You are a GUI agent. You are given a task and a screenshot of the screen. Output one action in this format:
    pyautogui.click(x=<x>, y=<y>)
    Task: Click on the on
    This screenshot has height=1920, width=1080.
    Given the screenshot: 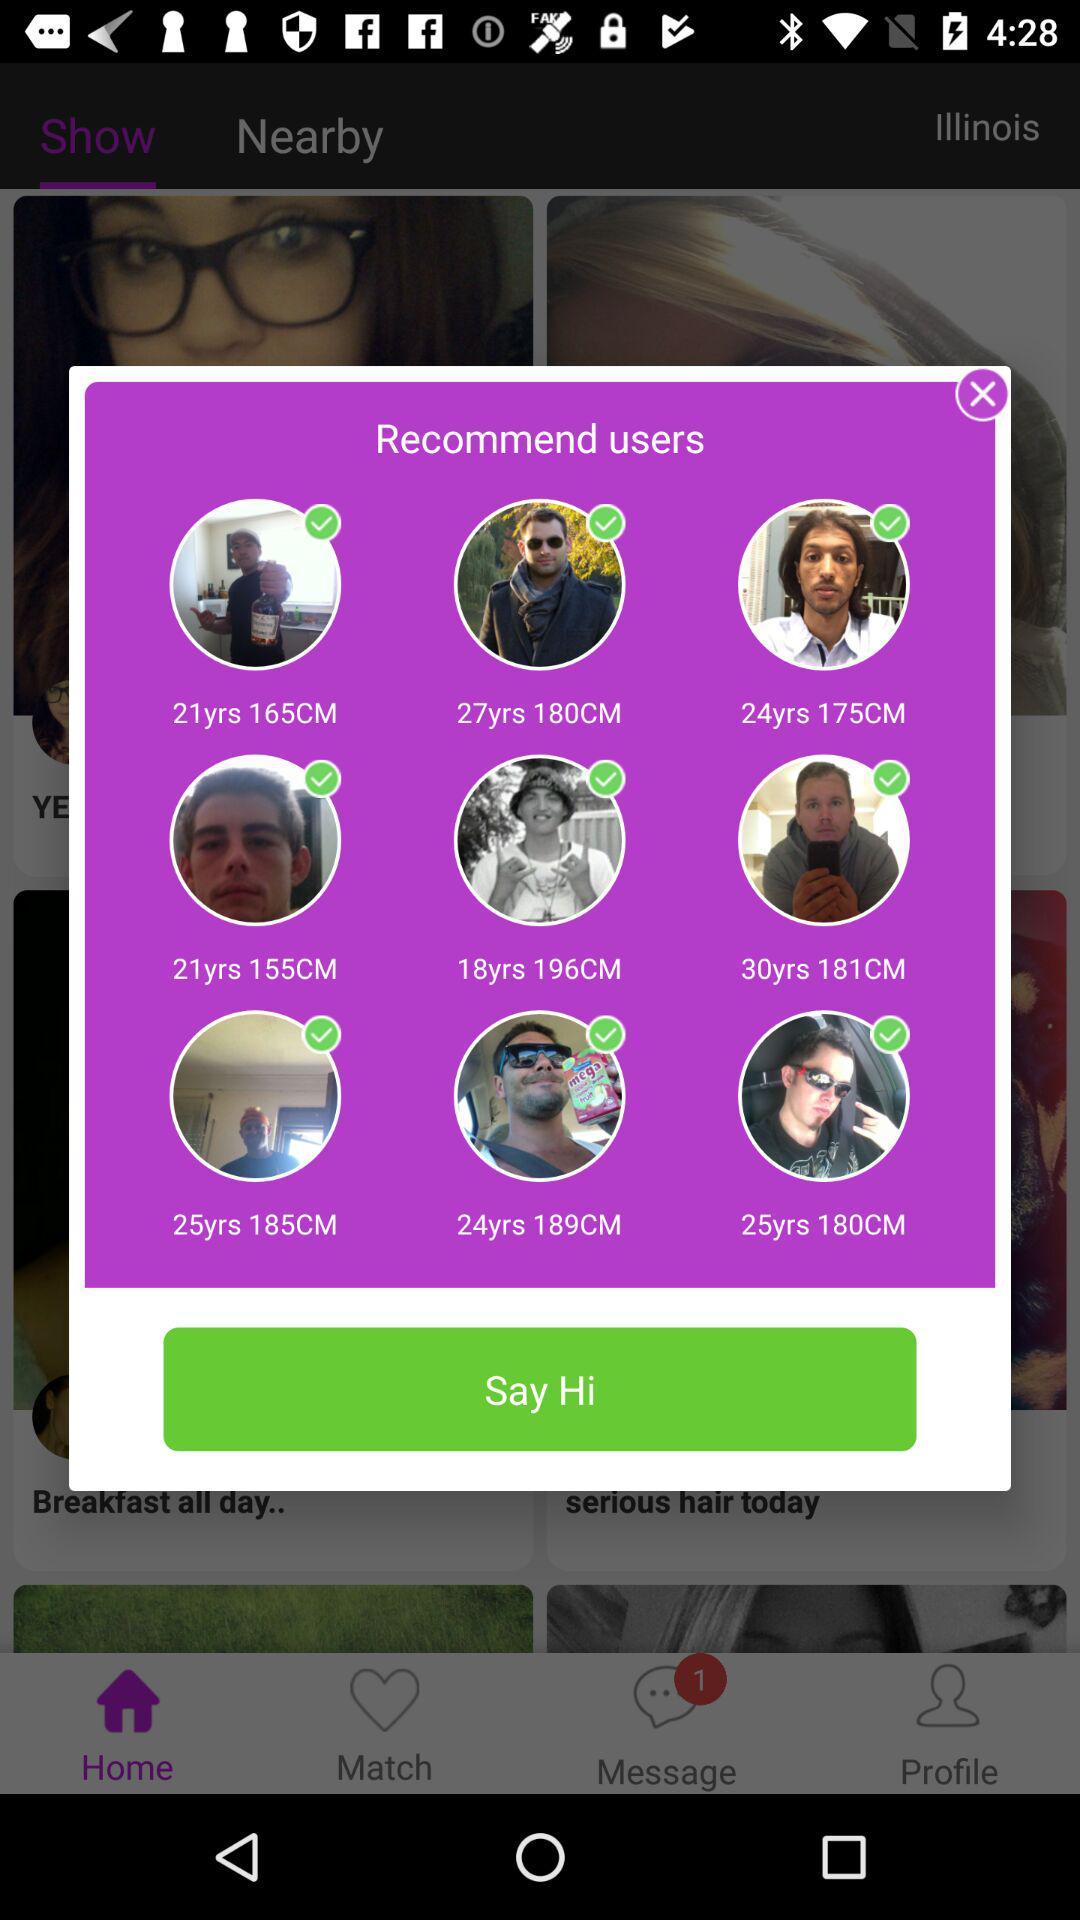 What is the action you would take?
    pyautogui.click(x=604, y=778)
    